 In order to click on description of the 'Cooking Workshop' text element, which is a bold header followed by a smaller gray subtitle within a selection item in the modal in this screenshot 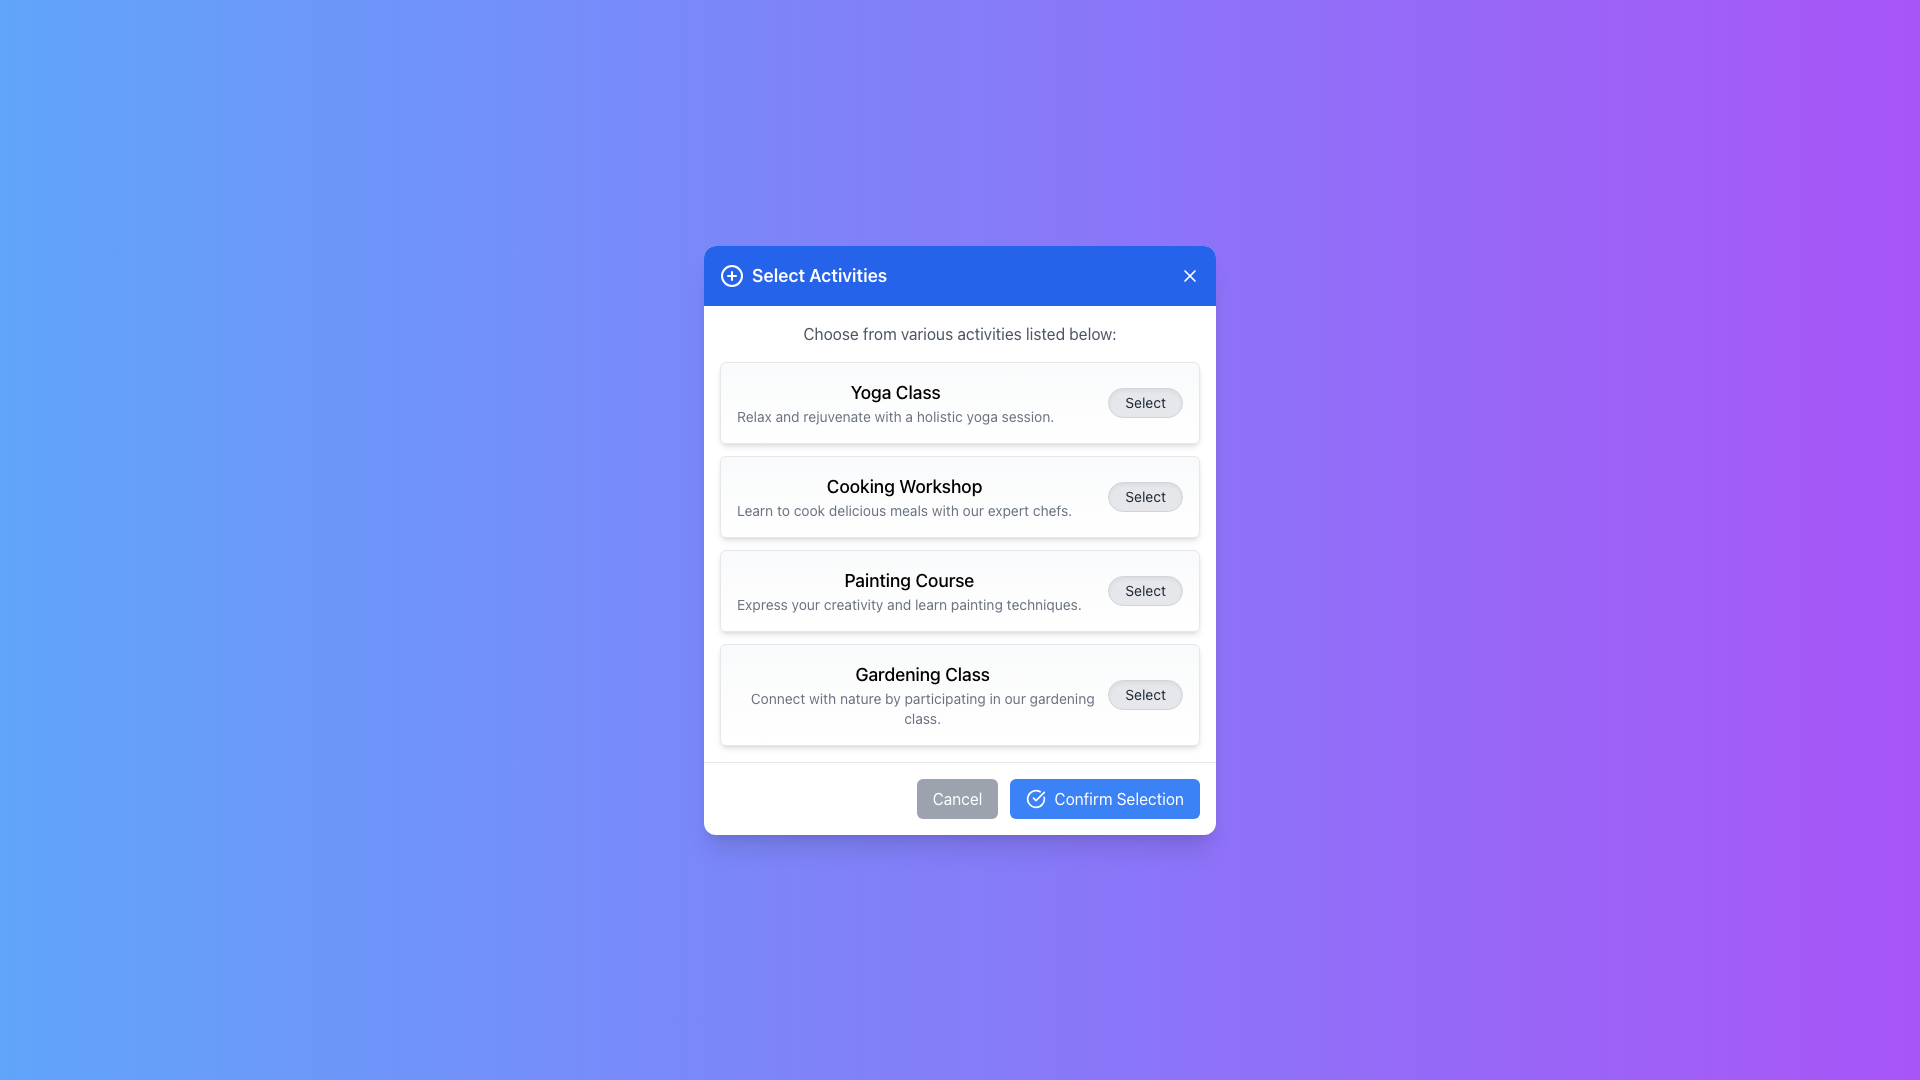, I will do `click(903, 495)`.